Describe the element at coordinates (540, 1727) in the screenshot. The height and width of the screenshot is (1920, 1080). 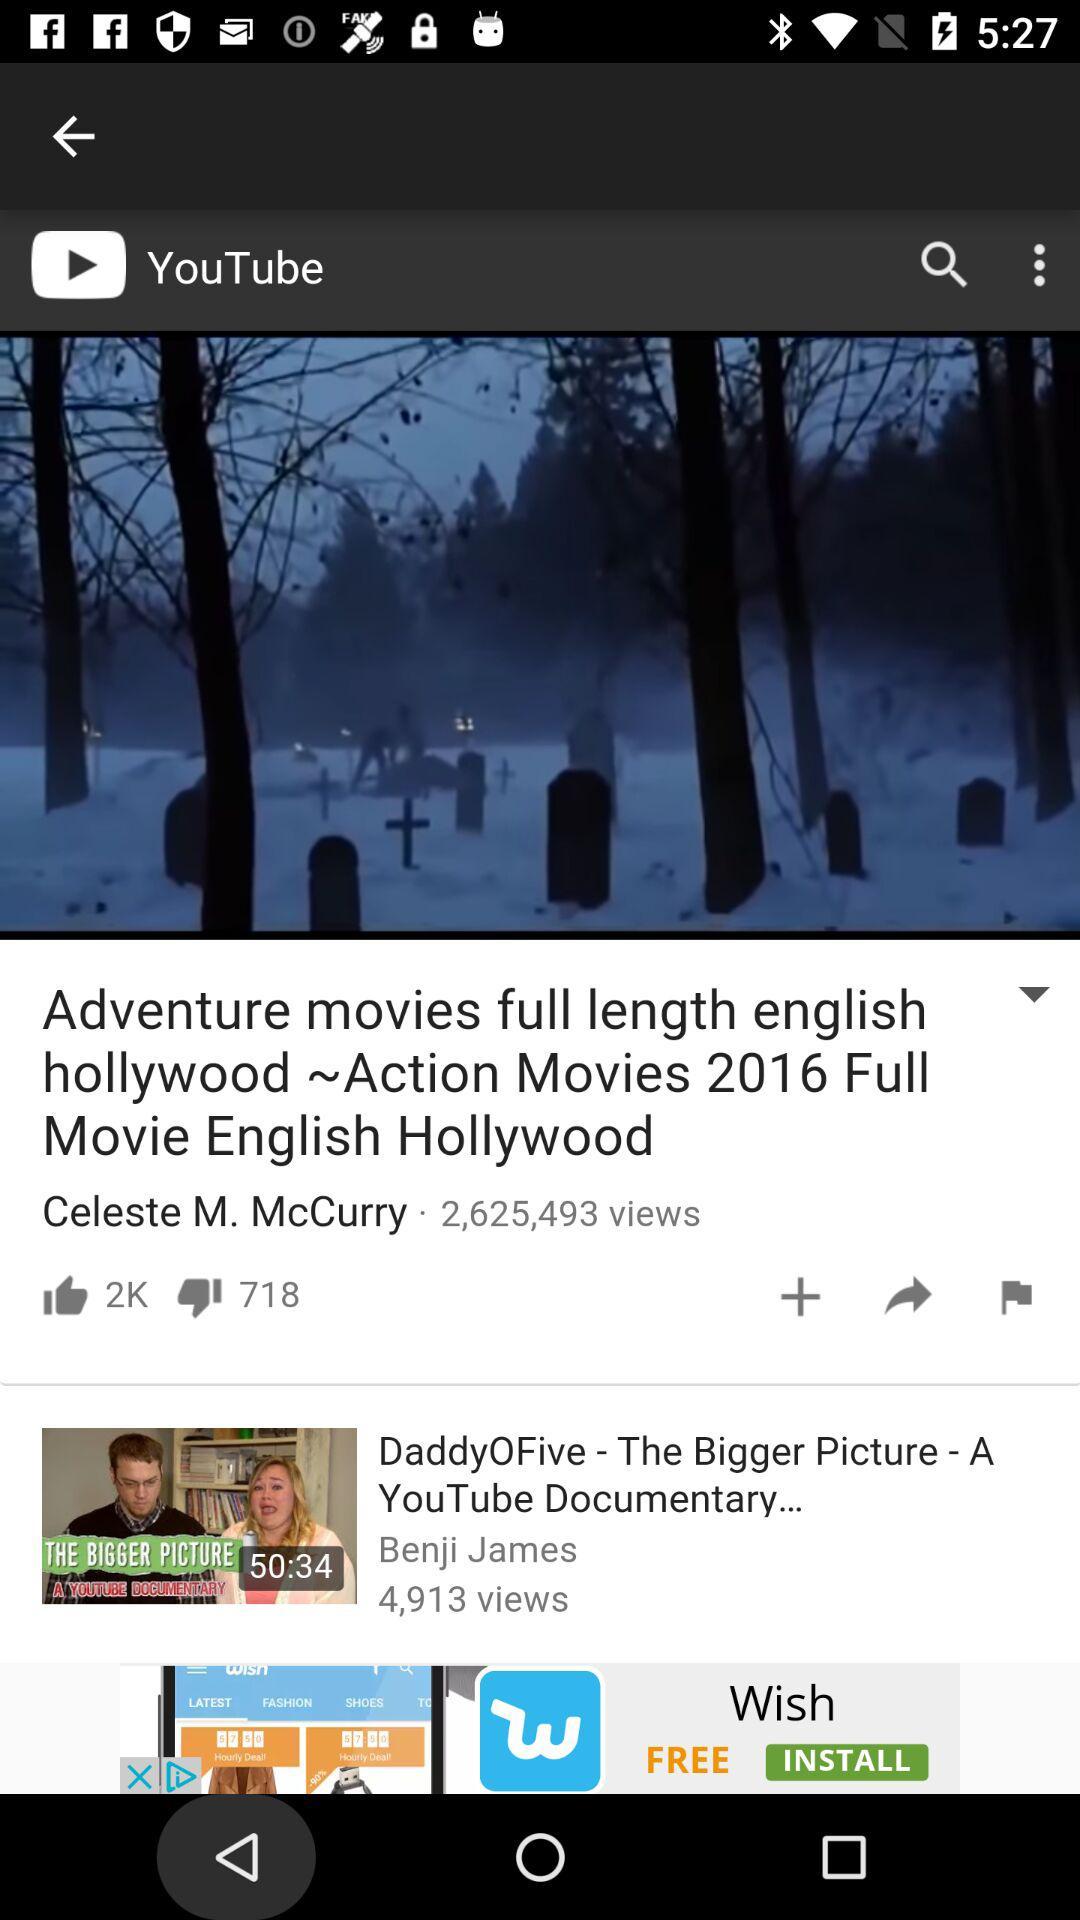
I see `advertisement banner` at that location.